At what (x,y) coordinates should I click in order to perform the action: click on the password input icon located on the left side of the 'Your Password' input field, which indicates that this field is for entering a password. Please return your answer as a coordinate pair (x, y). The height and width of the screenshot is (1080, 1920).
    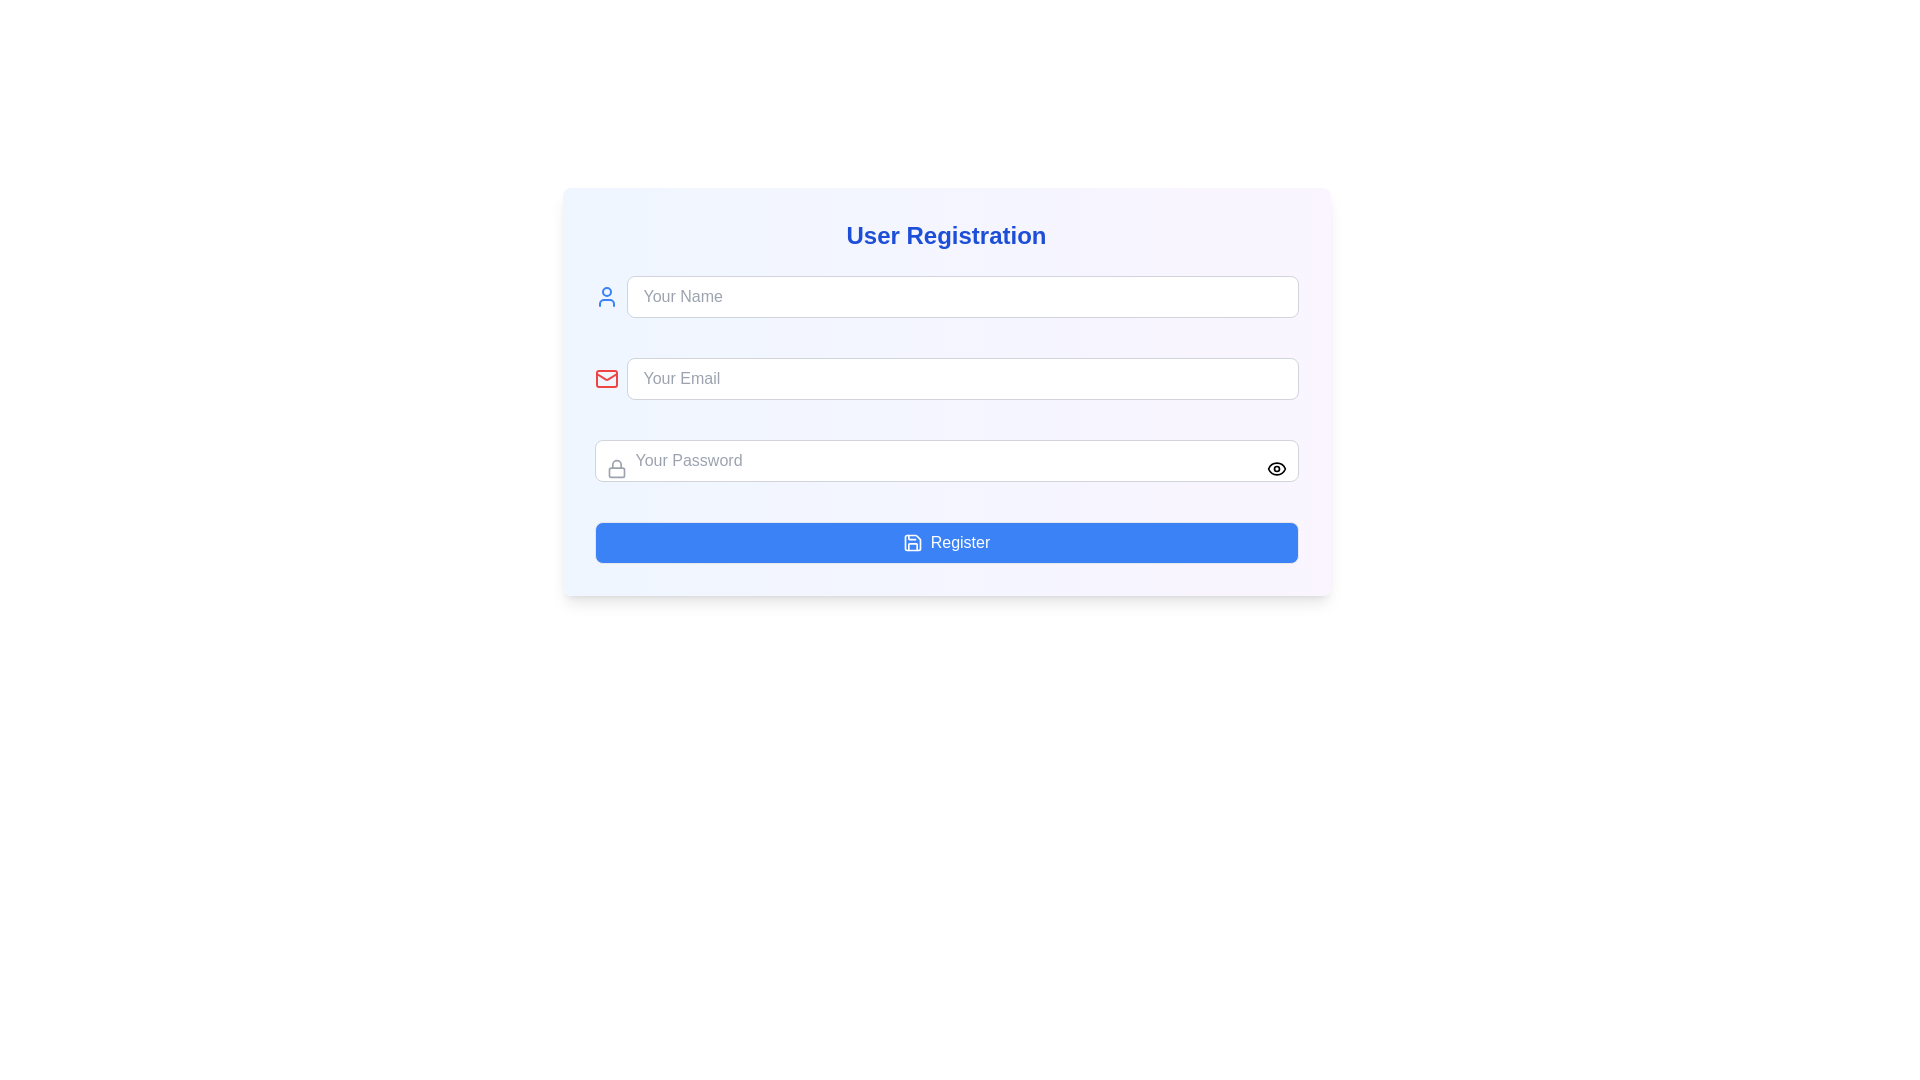
    Looking at the image, I should click on (615, 469).